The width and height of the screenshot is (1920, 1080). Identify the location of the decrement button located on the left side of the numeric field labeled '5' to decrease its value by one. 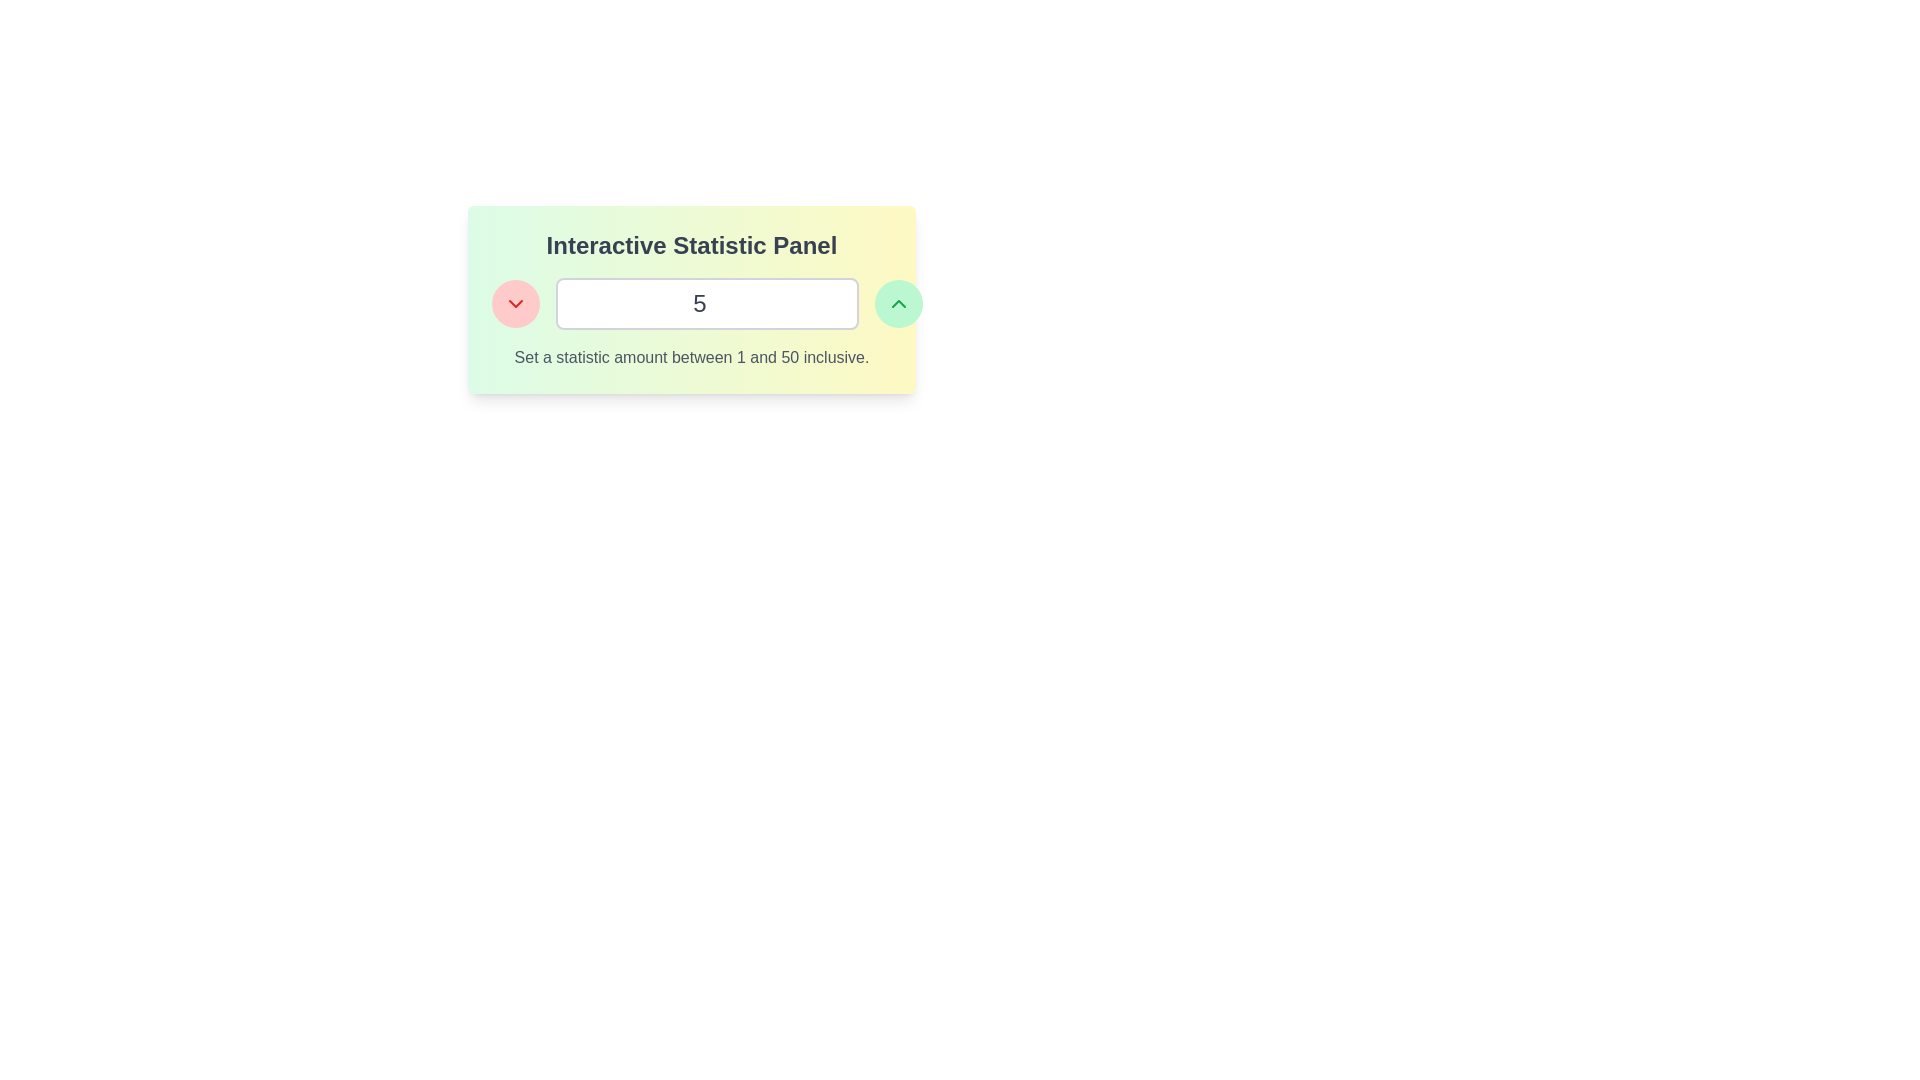
(515, 304).